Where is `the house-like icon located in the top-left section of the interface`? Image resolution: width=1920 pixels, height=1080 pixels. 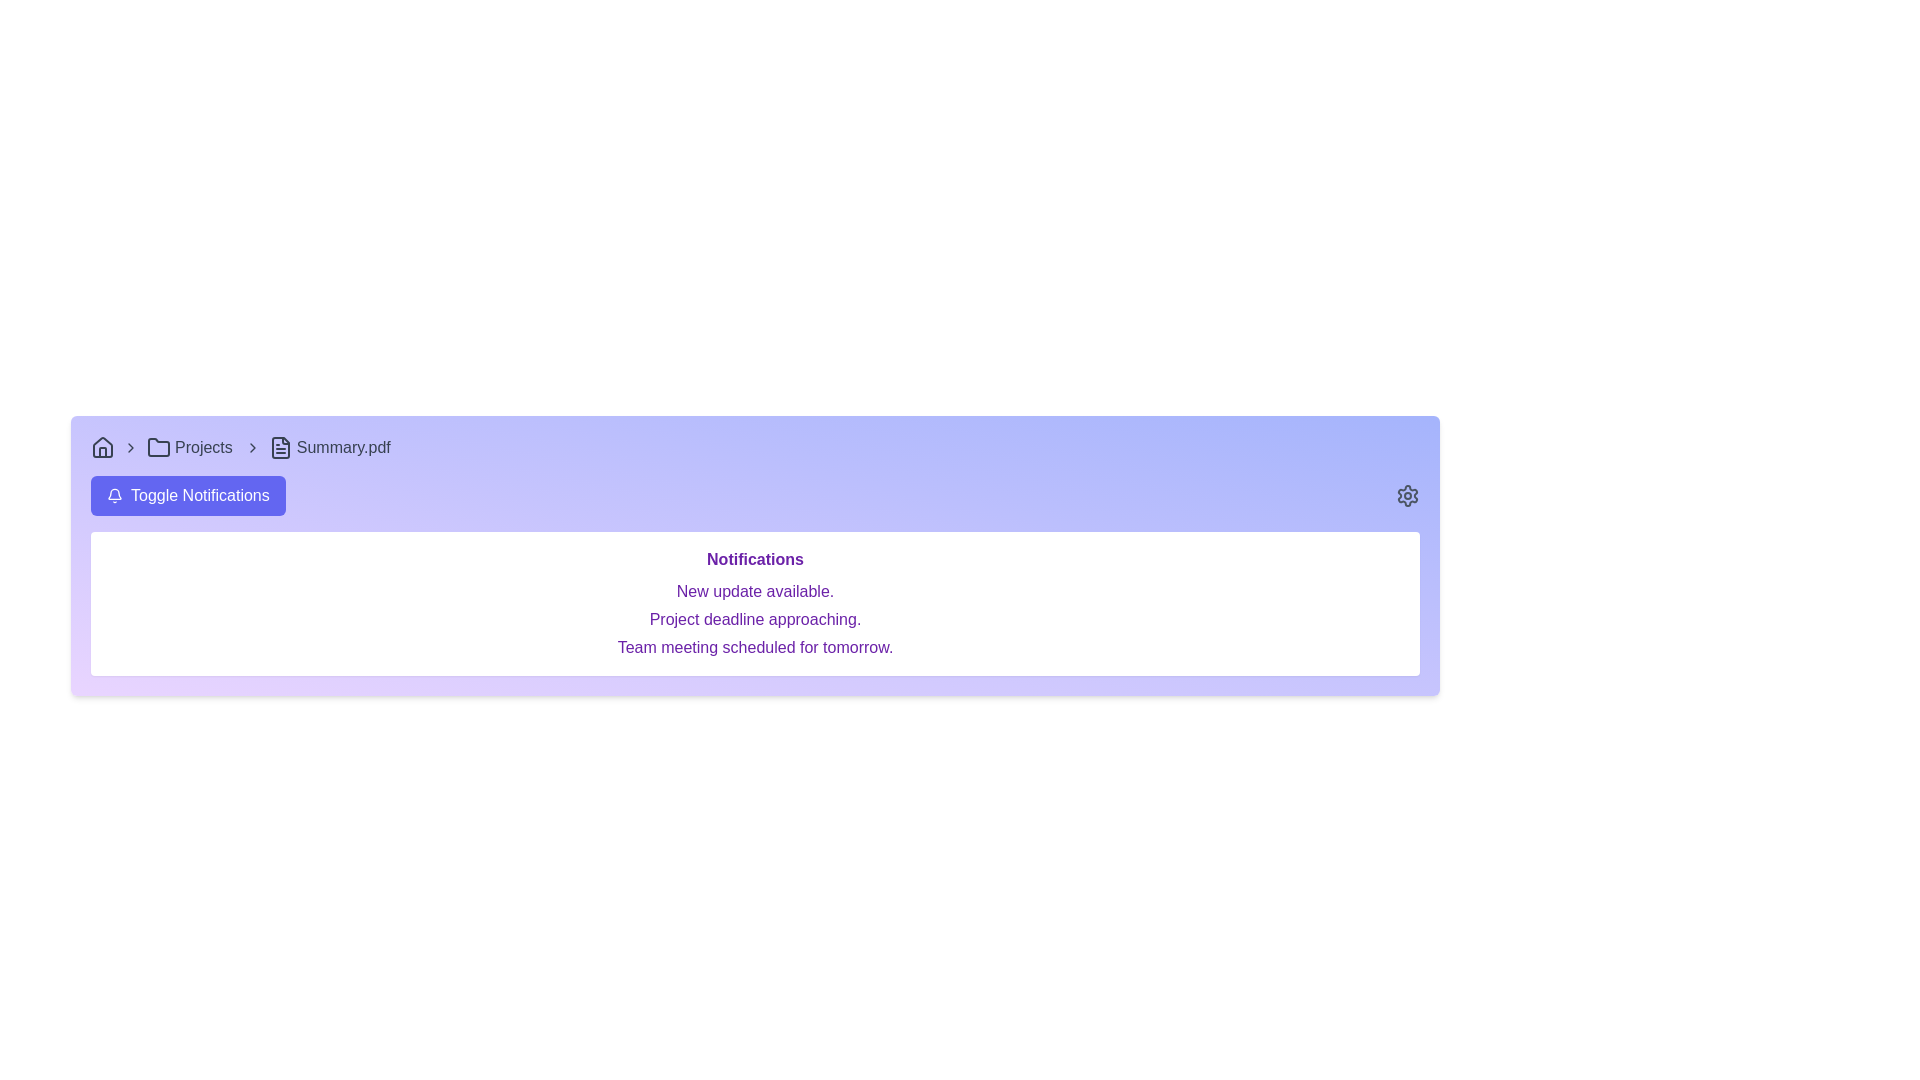 the house-like icon located in the top-left section of the interface is located at coordinates (101, 446).